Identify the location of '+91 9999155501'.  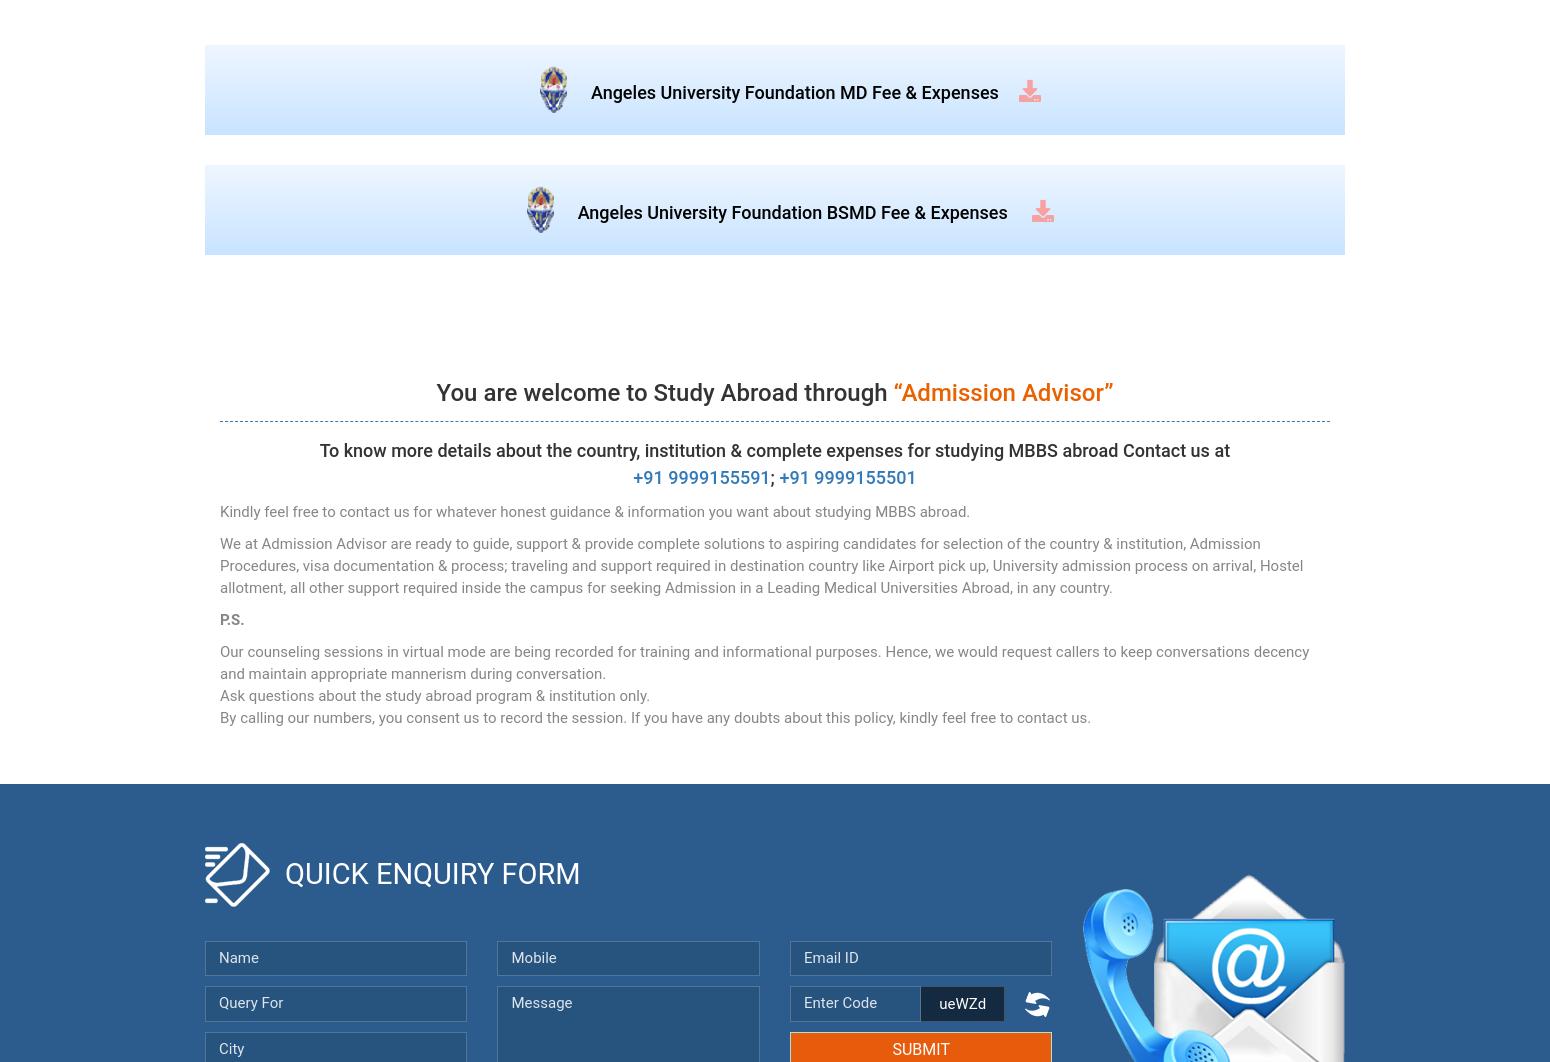
(846, 476).